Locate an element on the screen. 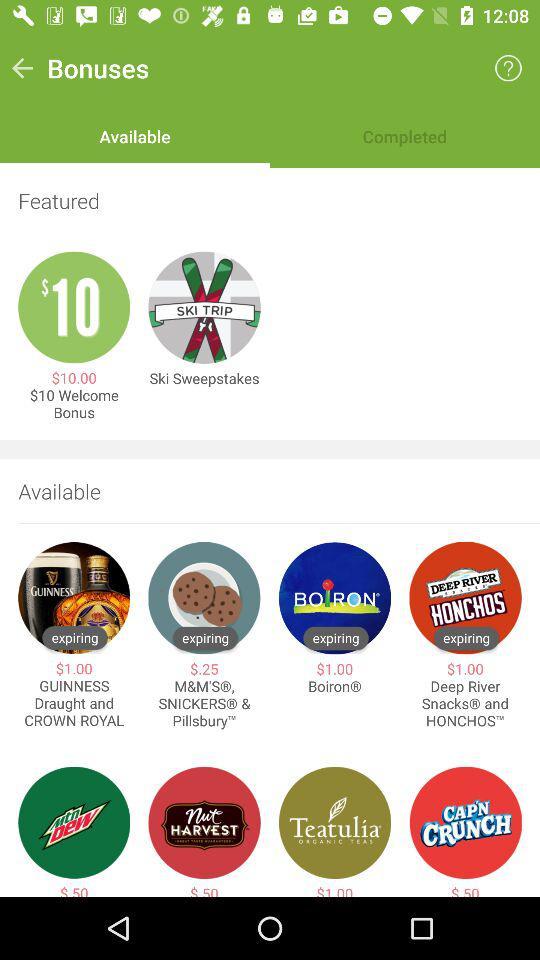 The width and height of the screenshot is (540, 960). the text right to left arrow is located at coordinates (97, 68).